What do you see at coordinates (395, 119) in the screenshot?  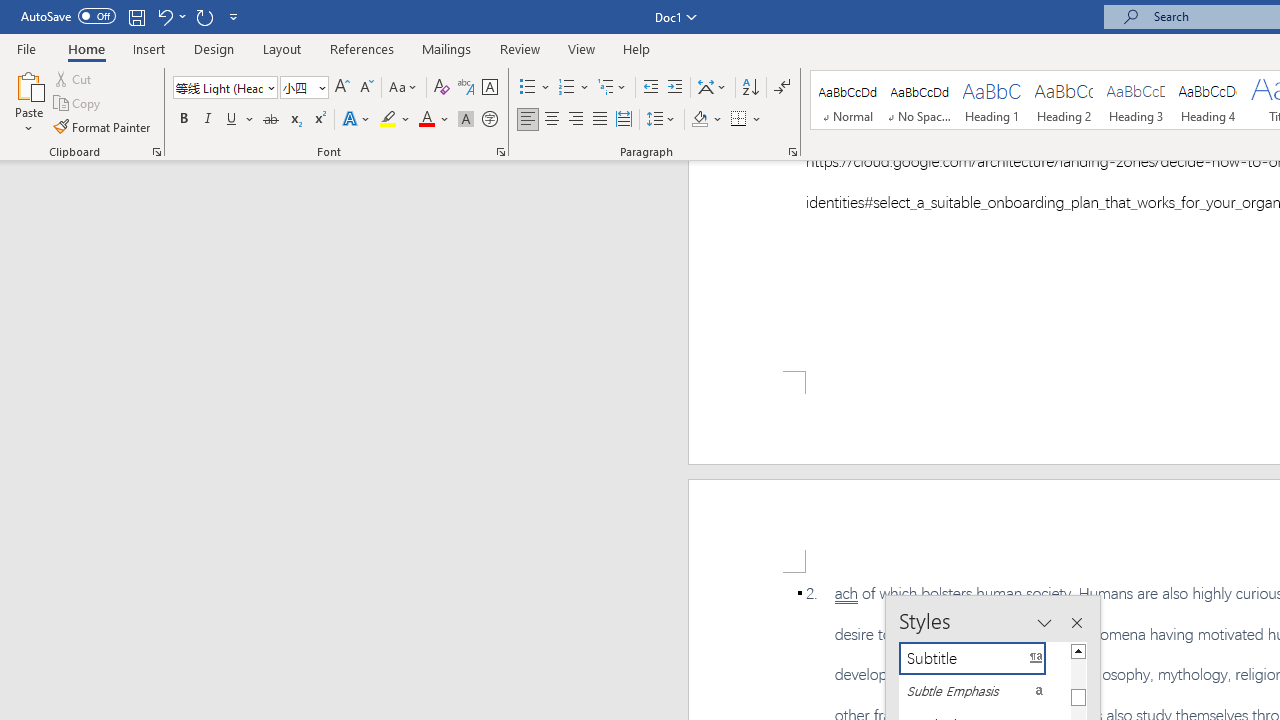 I see `'Text Highlight Color'` at bounding box center [395, 119].